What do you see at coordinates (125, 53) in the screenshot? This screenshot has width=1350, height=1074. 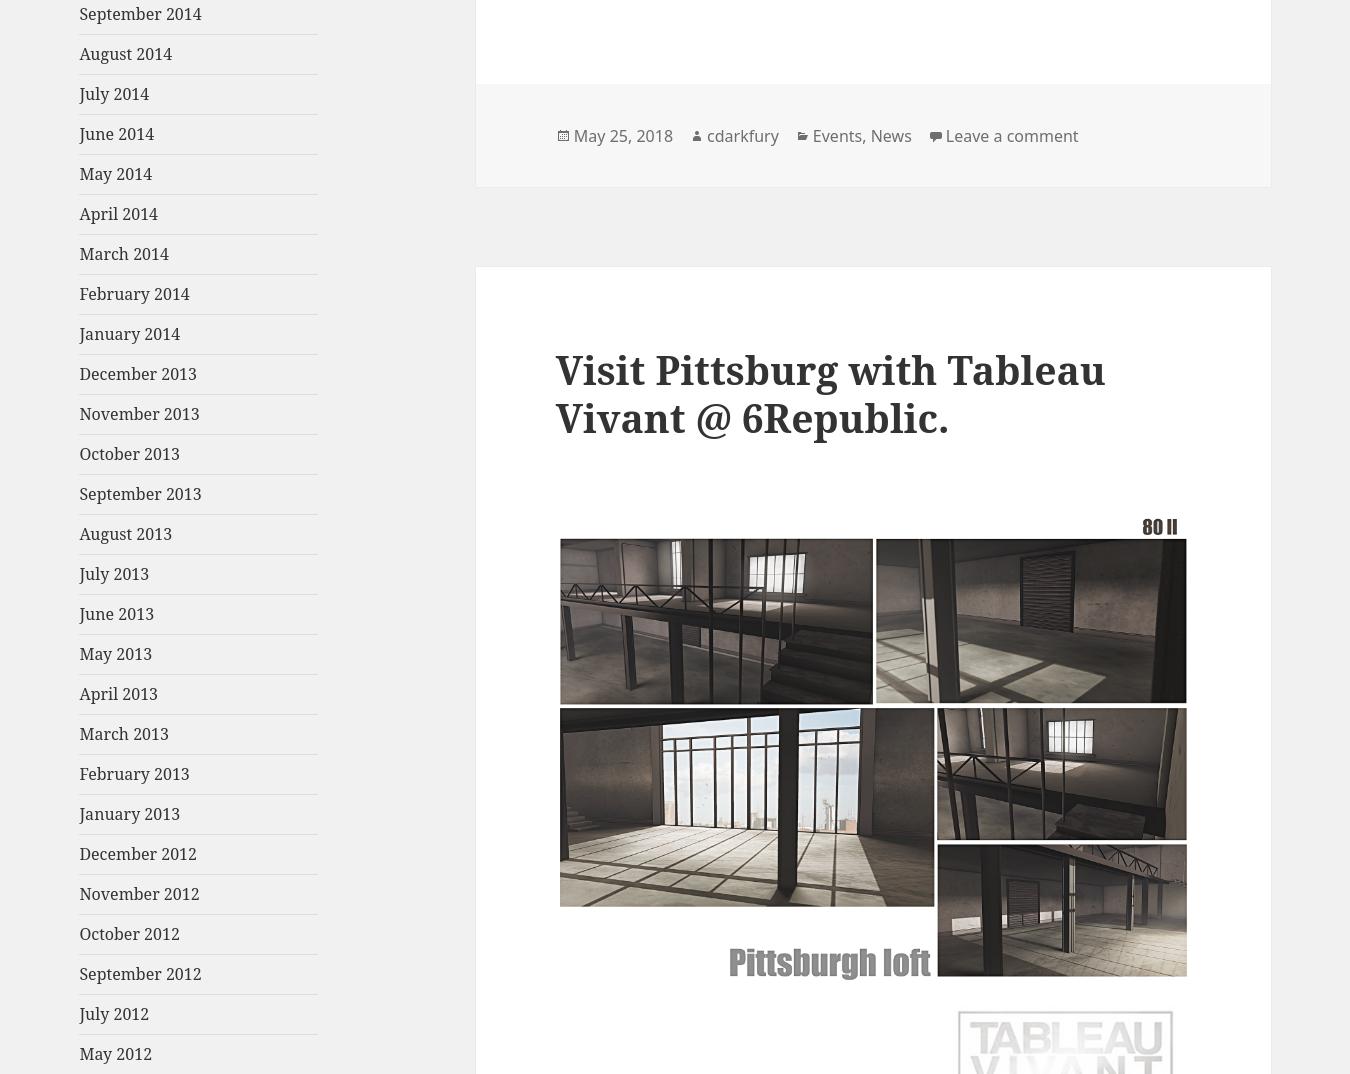 I see `'August 2014'` at bounding box center [125, 53].